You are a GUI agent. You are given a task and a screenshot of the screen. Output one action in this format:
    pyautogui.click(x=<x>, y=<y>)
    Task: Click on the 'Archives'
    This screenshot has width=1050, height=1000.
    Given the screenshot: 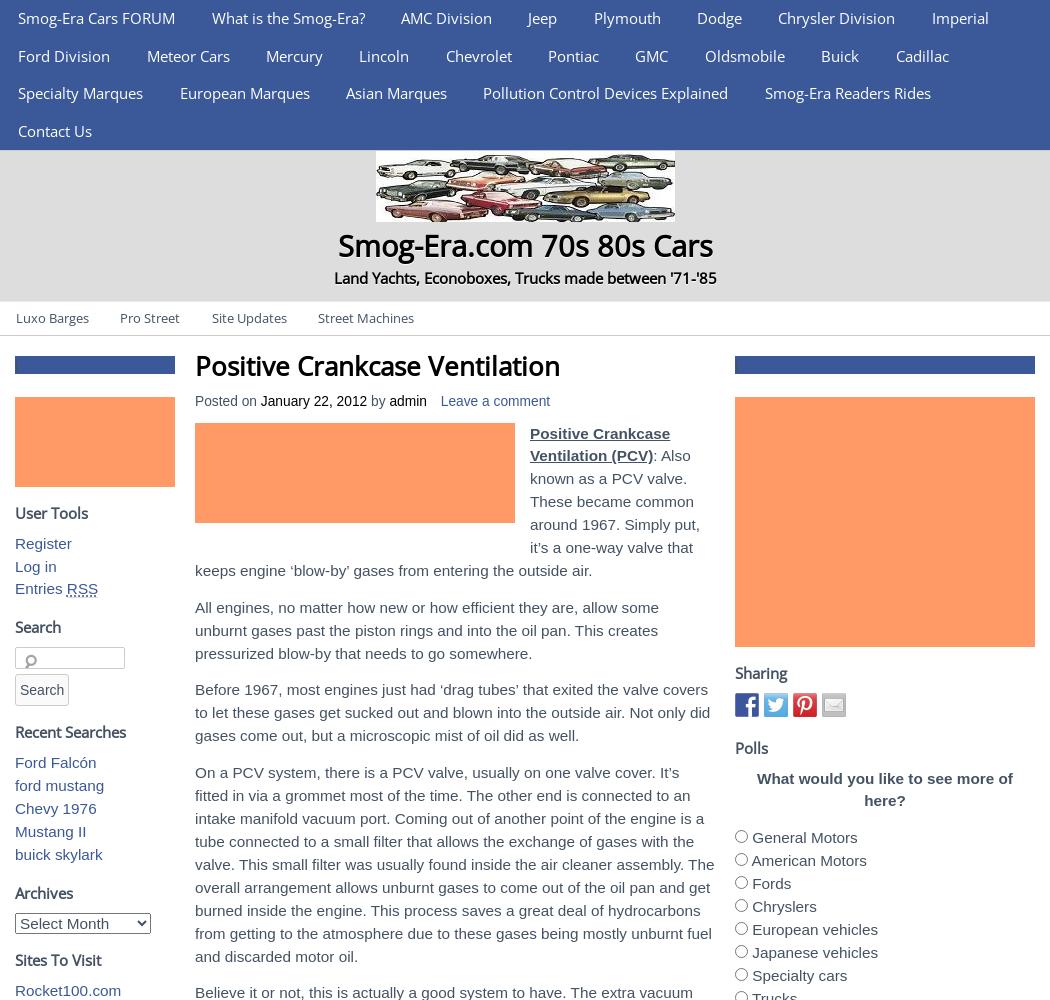 What is the action you would take?
    pyautogui.click(x=42, y=892)
    